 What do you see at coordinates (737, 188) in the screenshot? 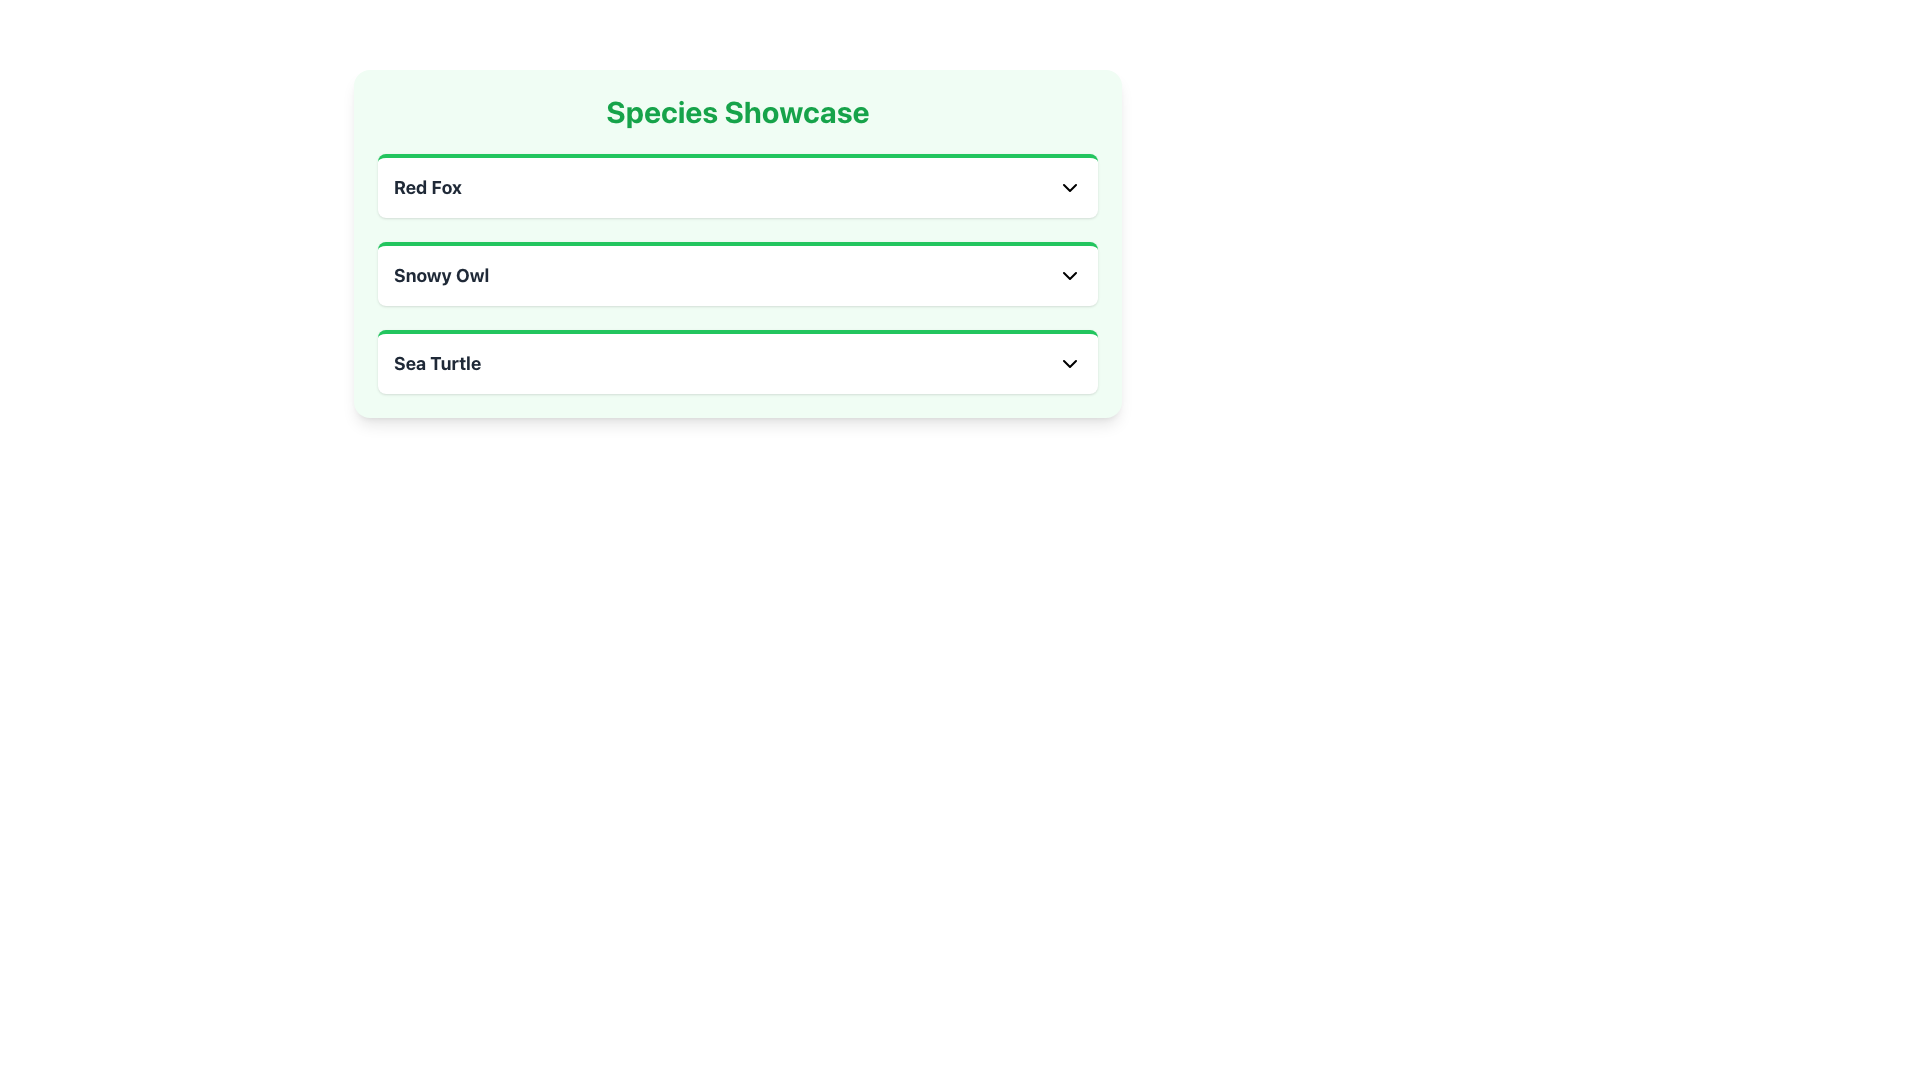
I see `the Dropdown Activator labeled 'Red Fox' which is positioned at the top of the list directly below the heading 'Species Showcase'` at bounding box center [737, 188].